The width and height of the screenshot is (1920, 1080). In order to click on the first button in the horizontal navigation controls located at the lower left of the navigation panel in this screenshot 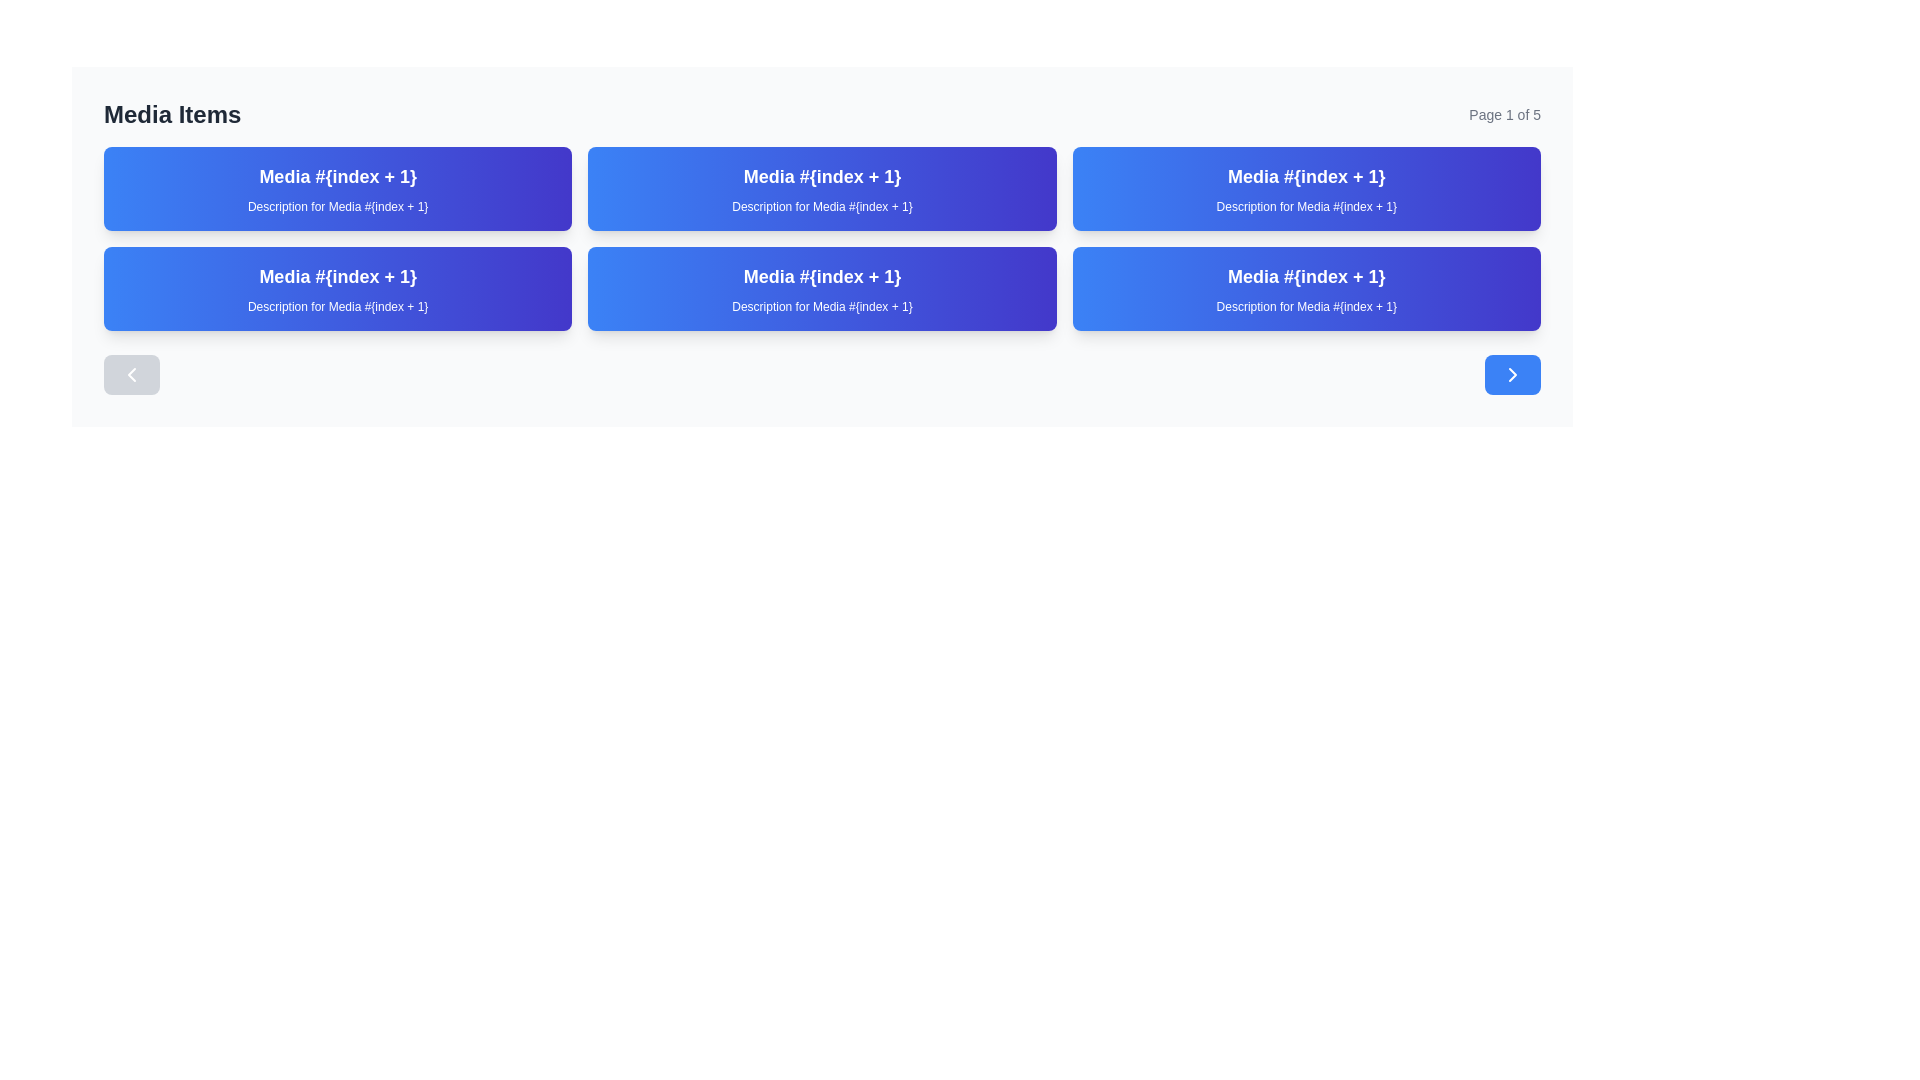, I will do `click(131, 374)`.